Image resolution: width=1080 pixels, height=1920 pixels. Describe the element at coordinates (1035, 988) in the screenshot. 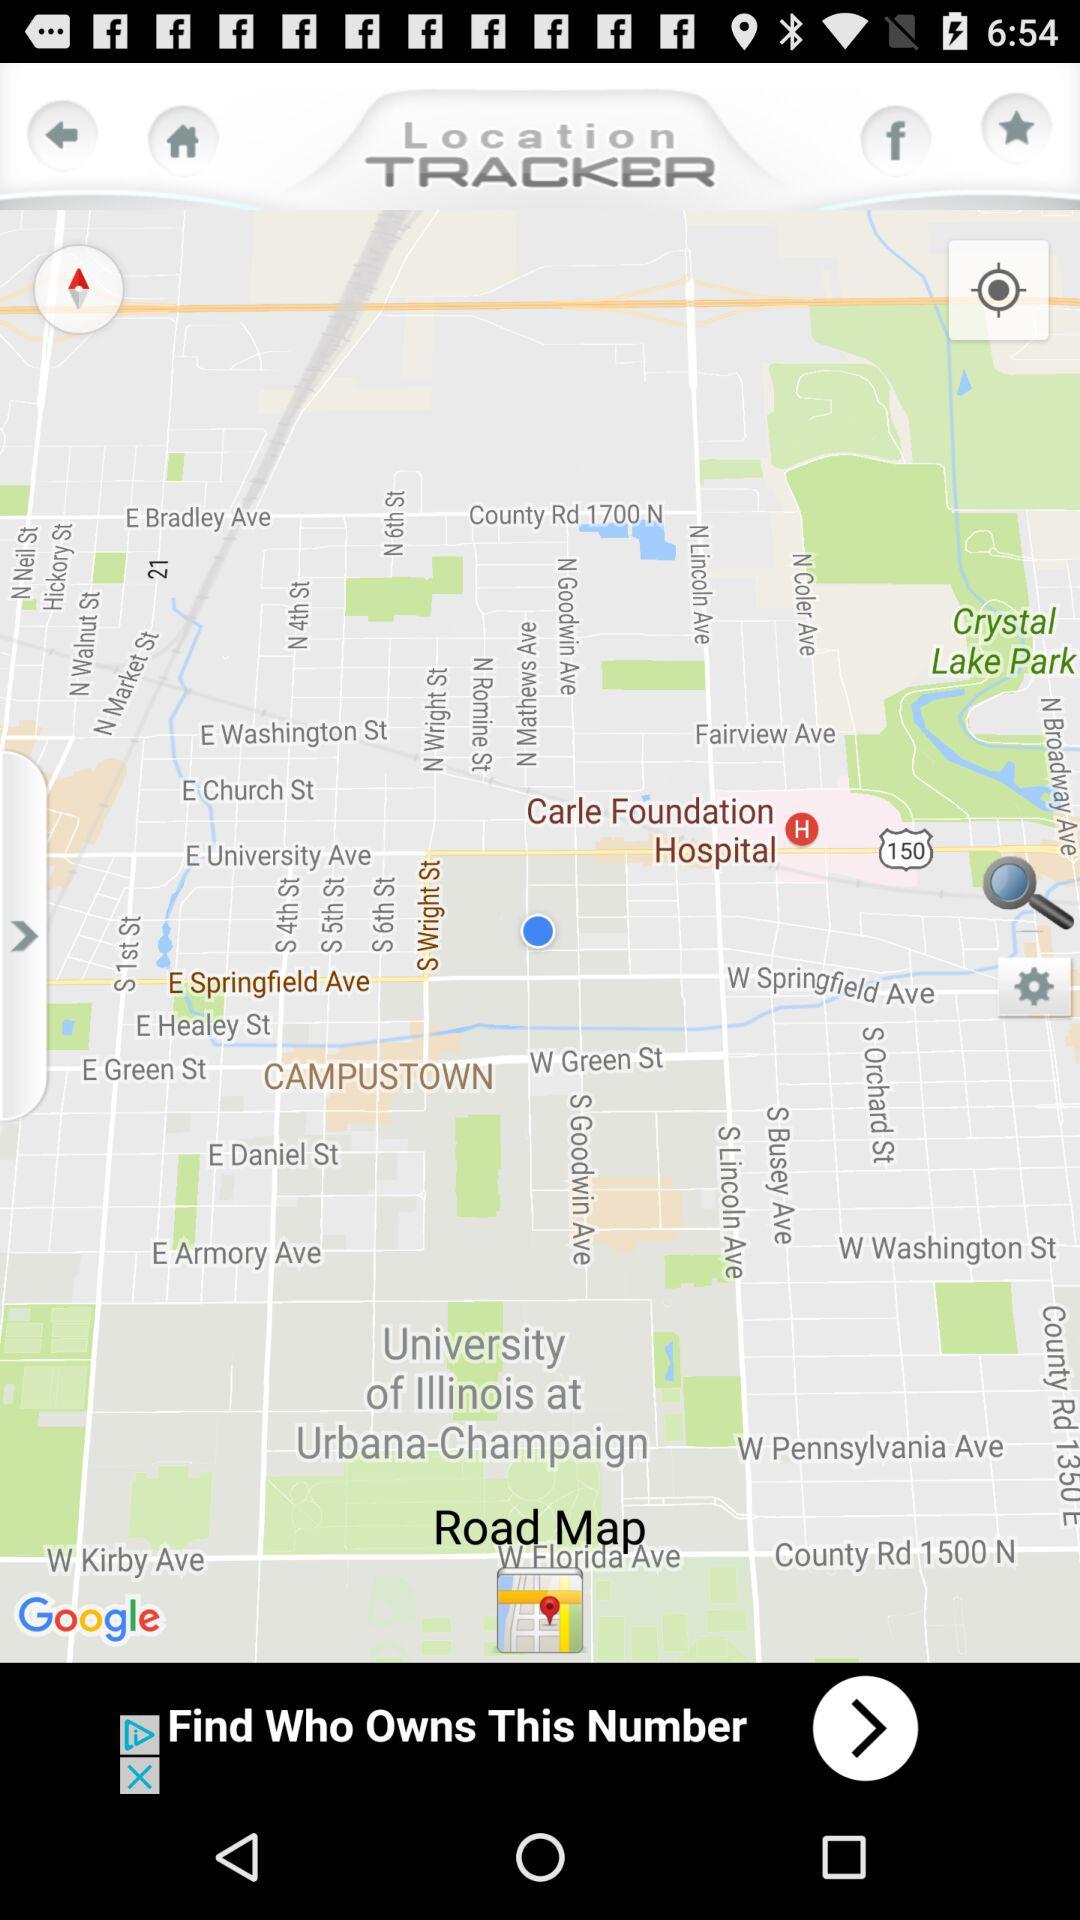

I see `map page` at that location.